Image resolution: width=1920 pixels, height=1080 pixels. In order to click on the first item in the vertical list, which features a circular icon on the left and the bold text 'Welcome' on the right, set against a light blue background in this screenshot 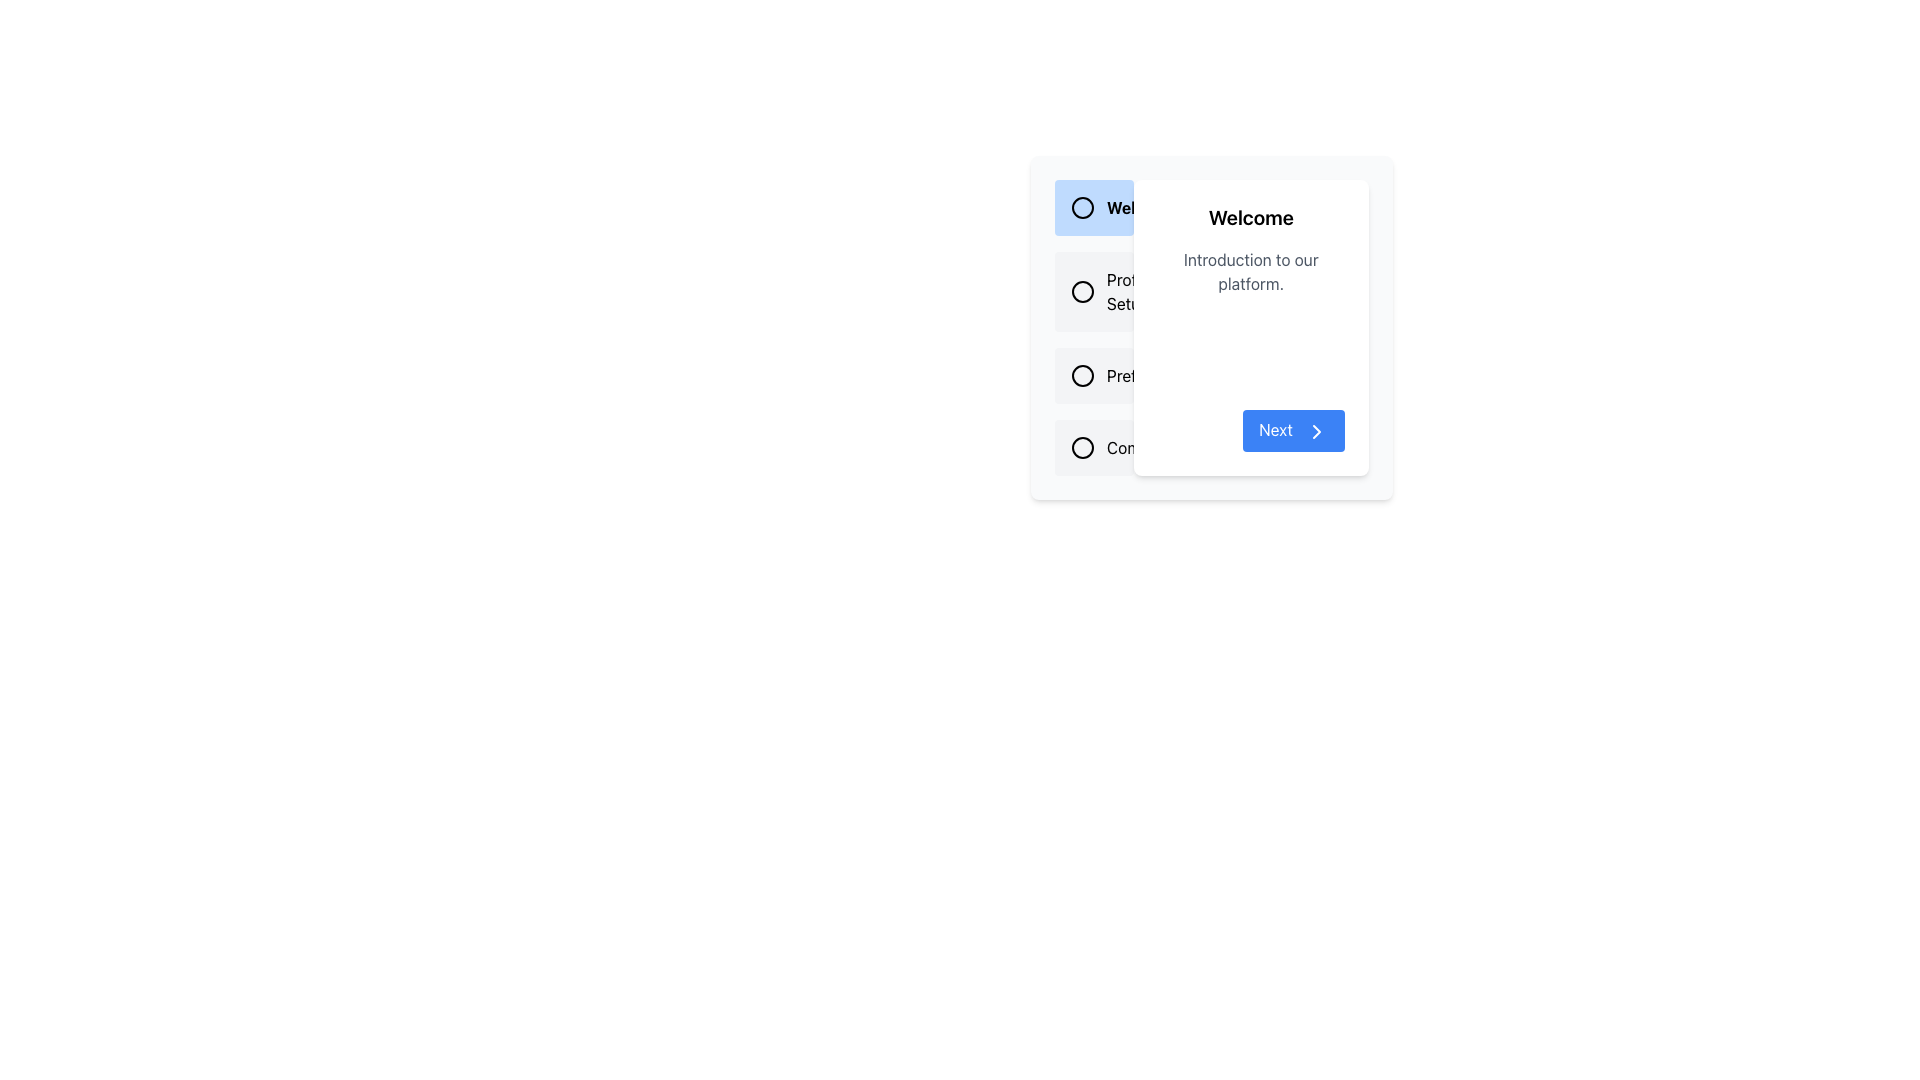, I will do `click(1093, 208)`.